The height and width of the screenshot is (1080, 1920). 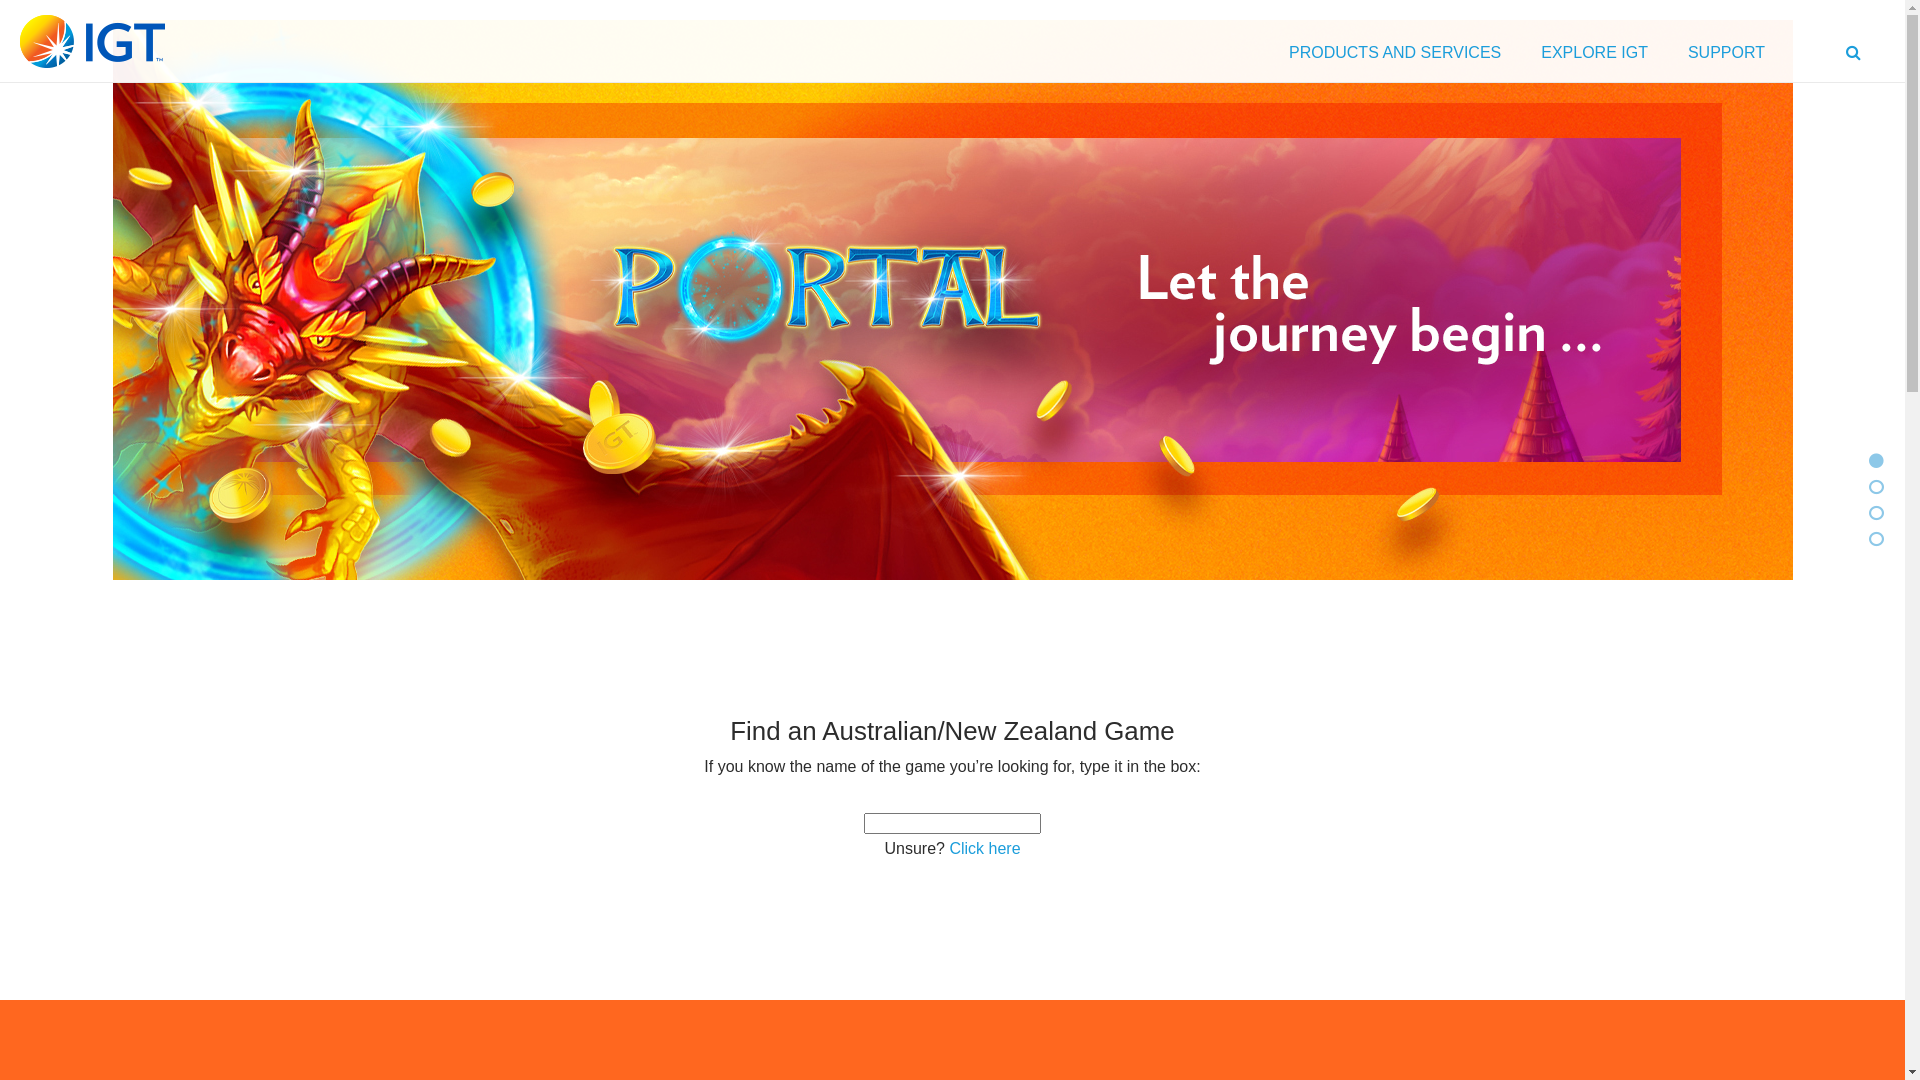 I want to click on ' ', so click(x=1854, y=56).